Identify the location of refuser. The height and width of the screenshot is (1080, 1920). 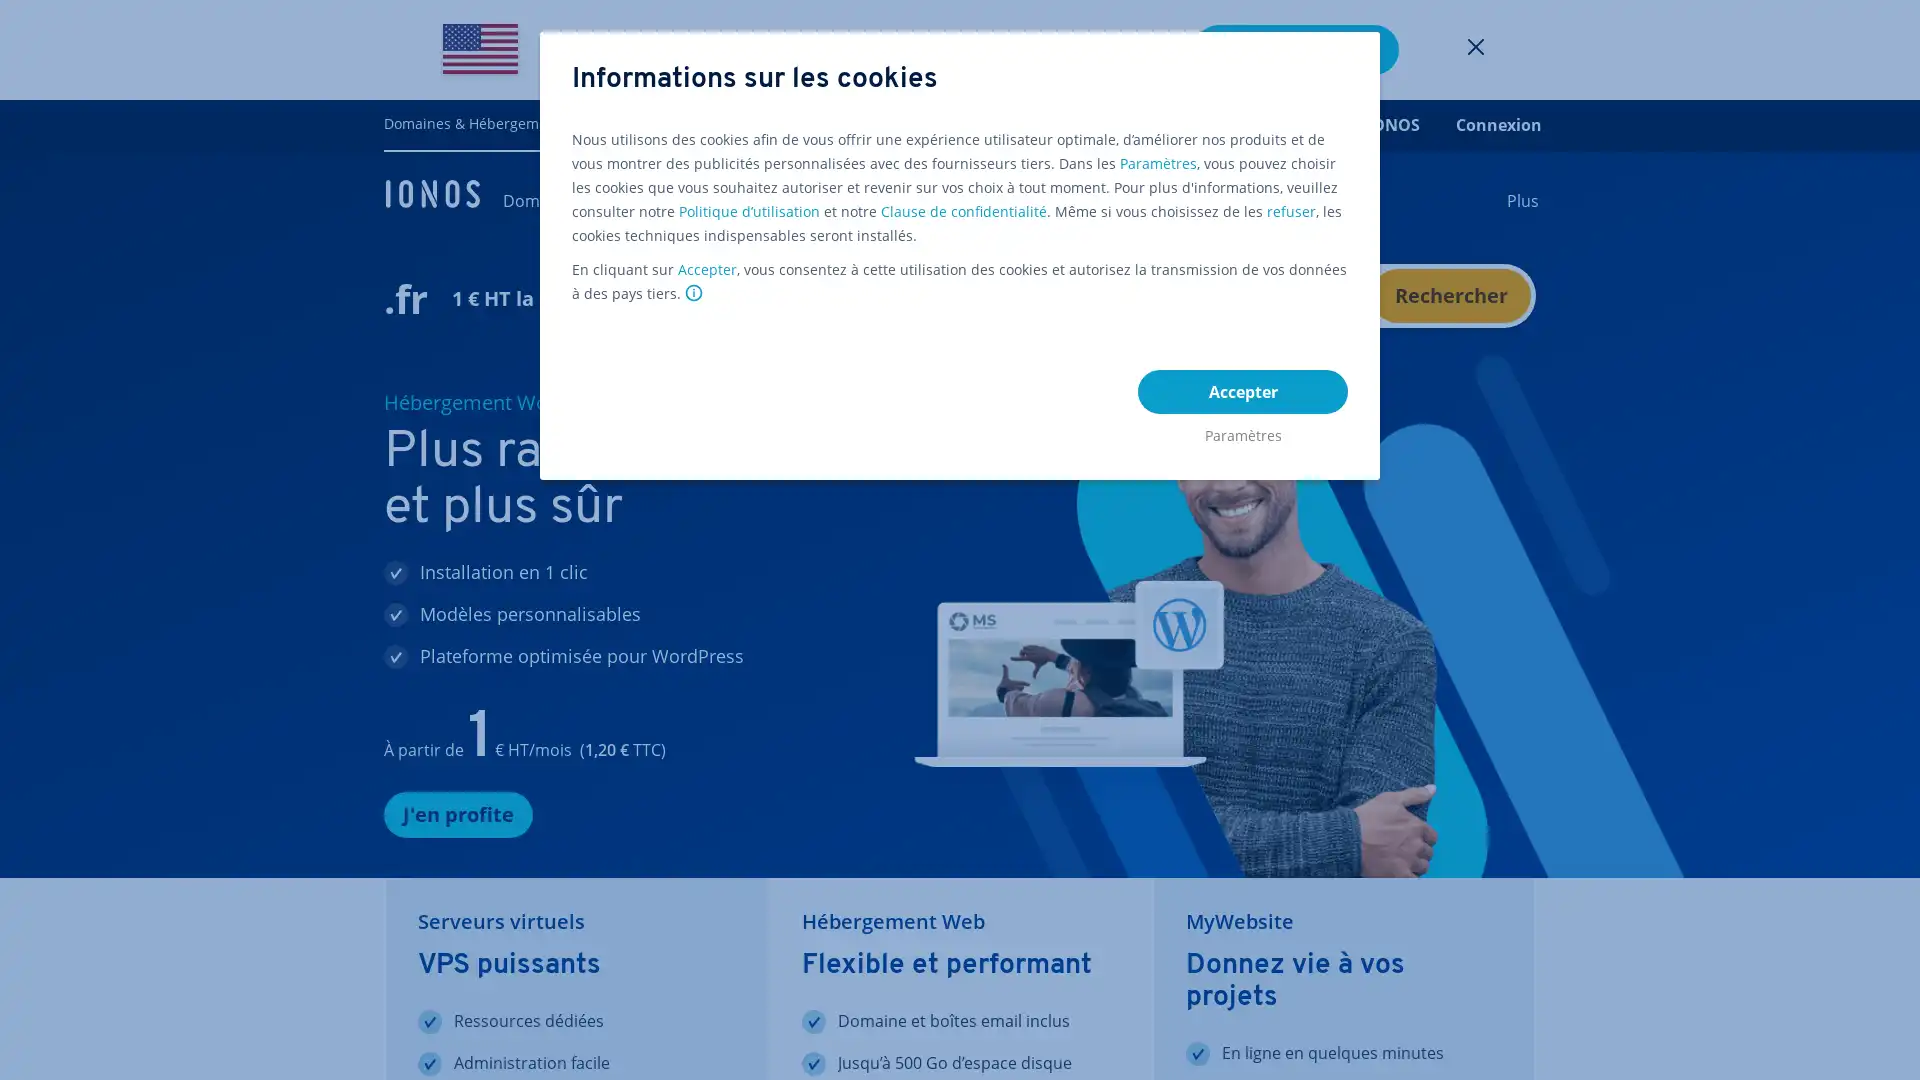
(1291, 212).